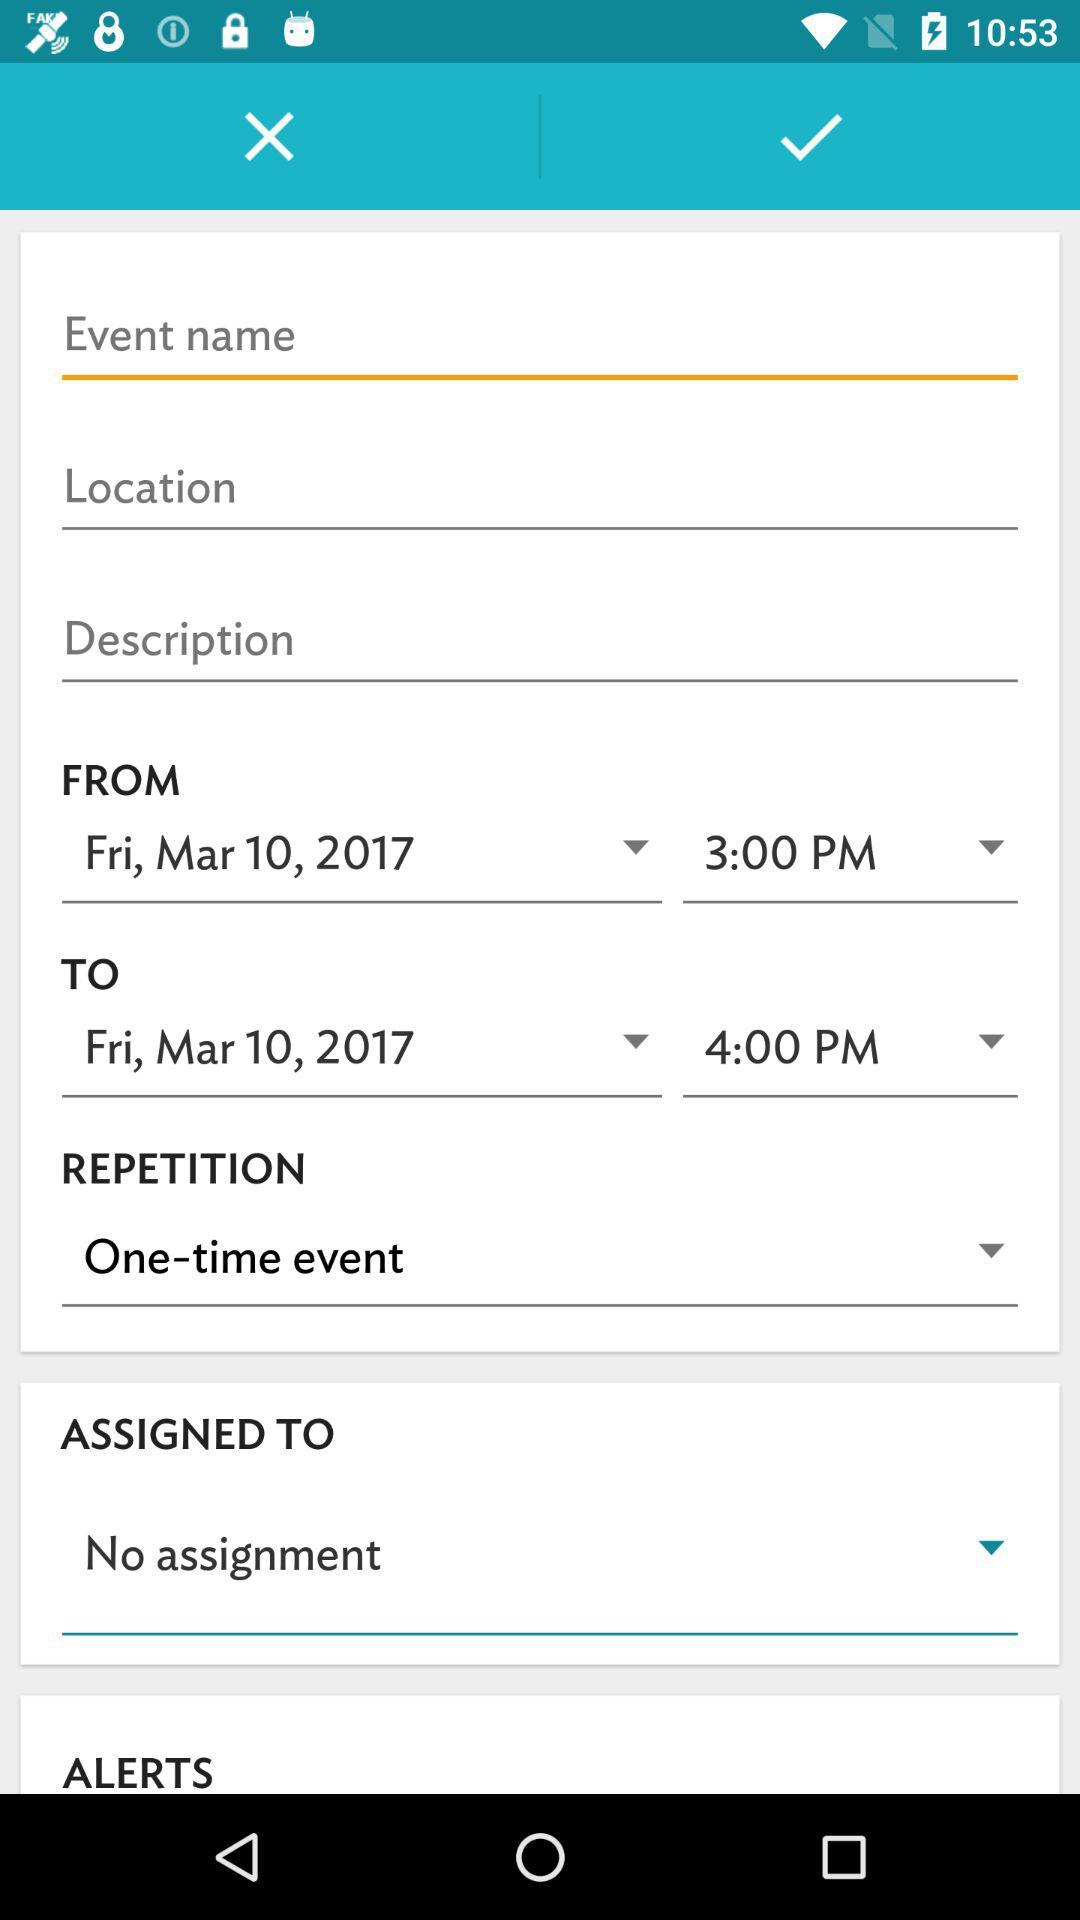  I want to click on location of event, so click(540, 487).